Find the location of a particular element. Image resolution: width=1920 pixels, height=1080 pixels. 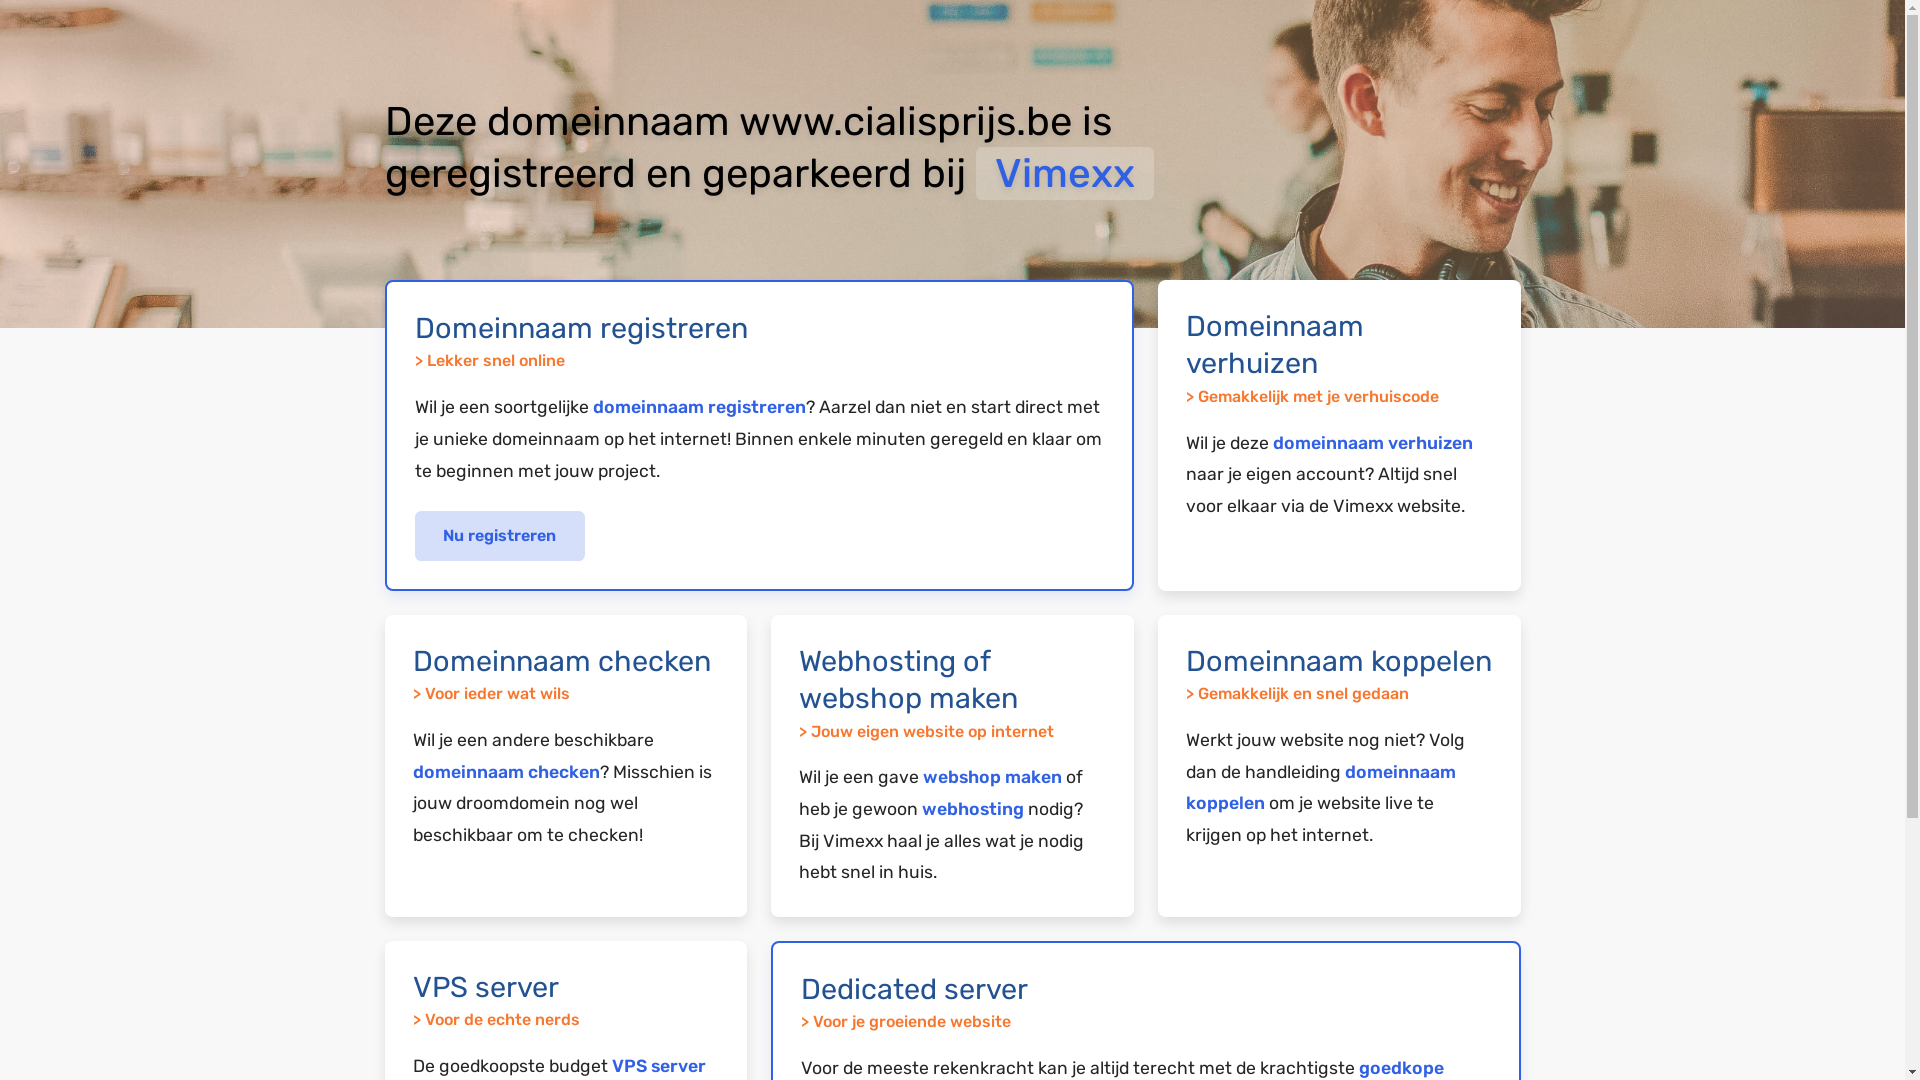

'domeinnaam koppelen' is located at coordinates (1320, 786).